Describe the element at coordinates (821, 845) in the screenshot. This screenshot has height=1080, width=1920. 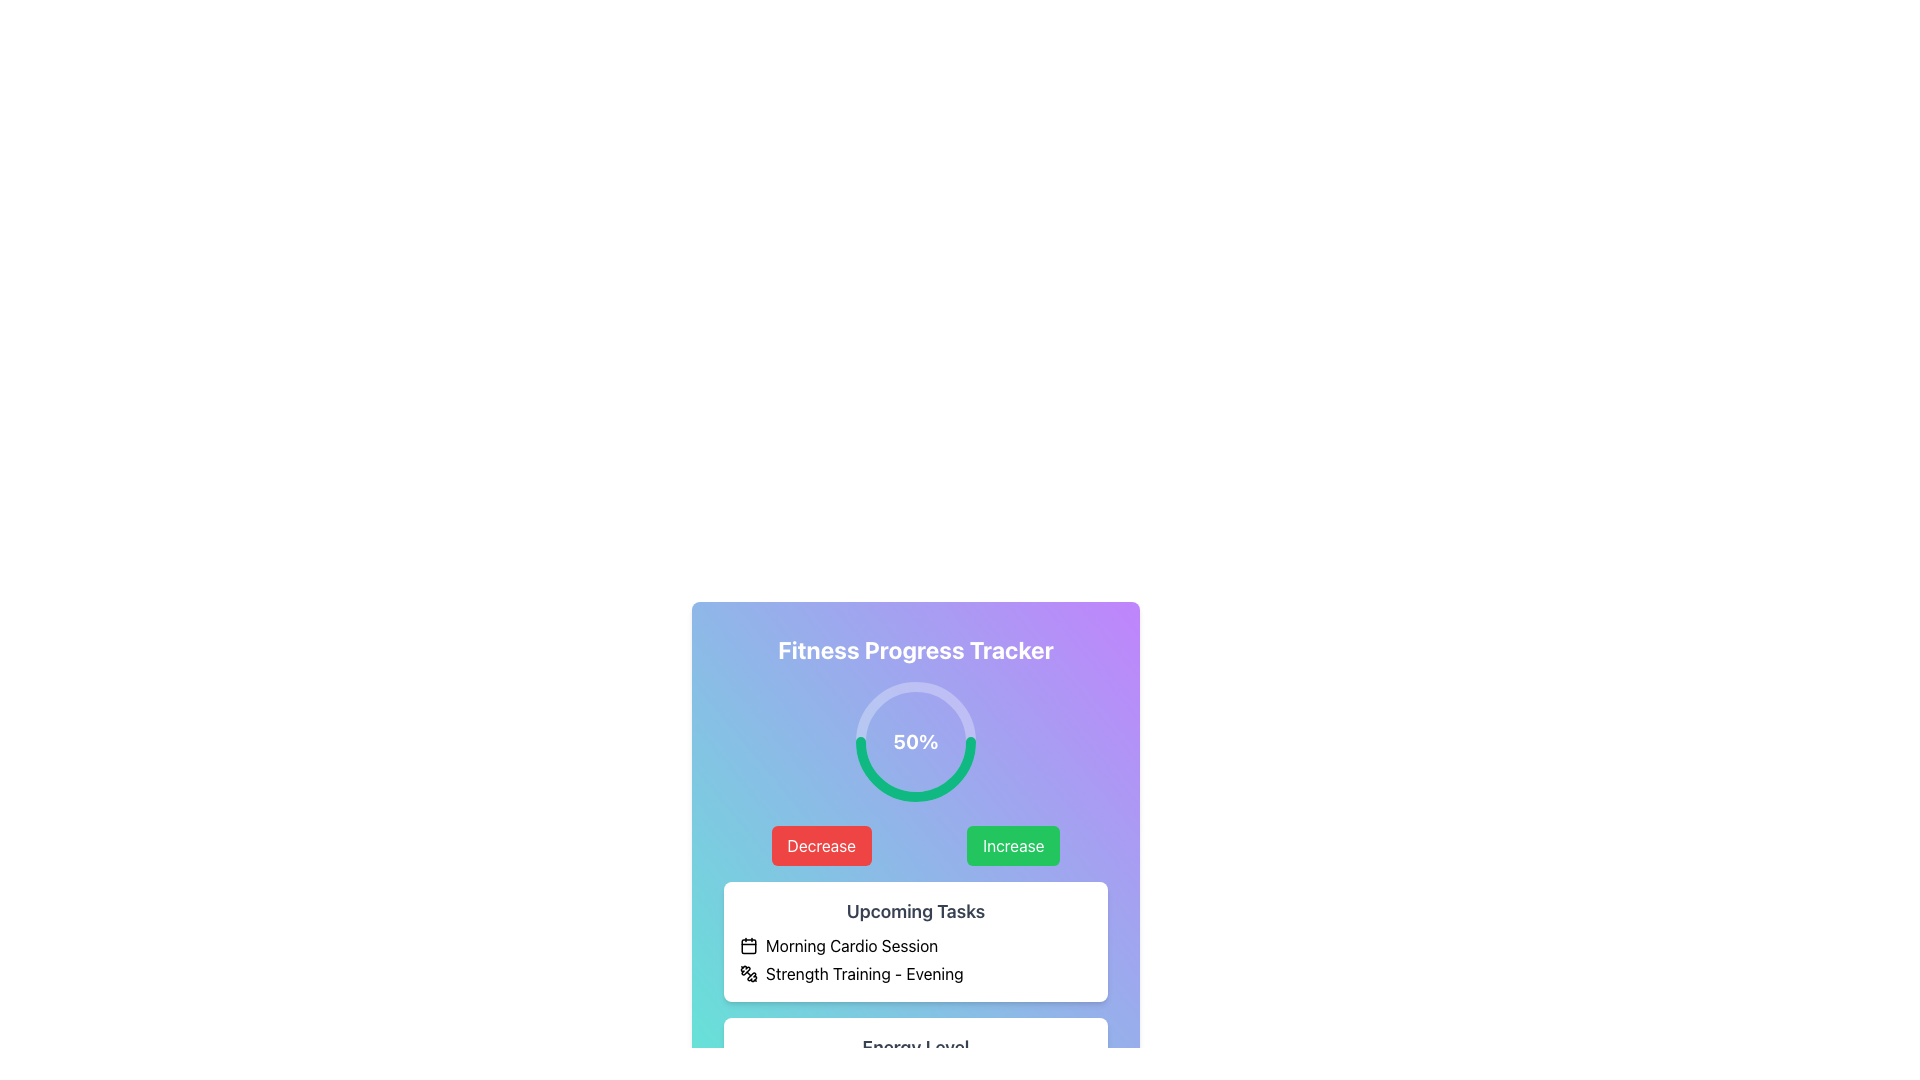
I see `the button that decreases the value or progress indicator, located to the left of the green 'Increase' button under the progress circle` at that location.